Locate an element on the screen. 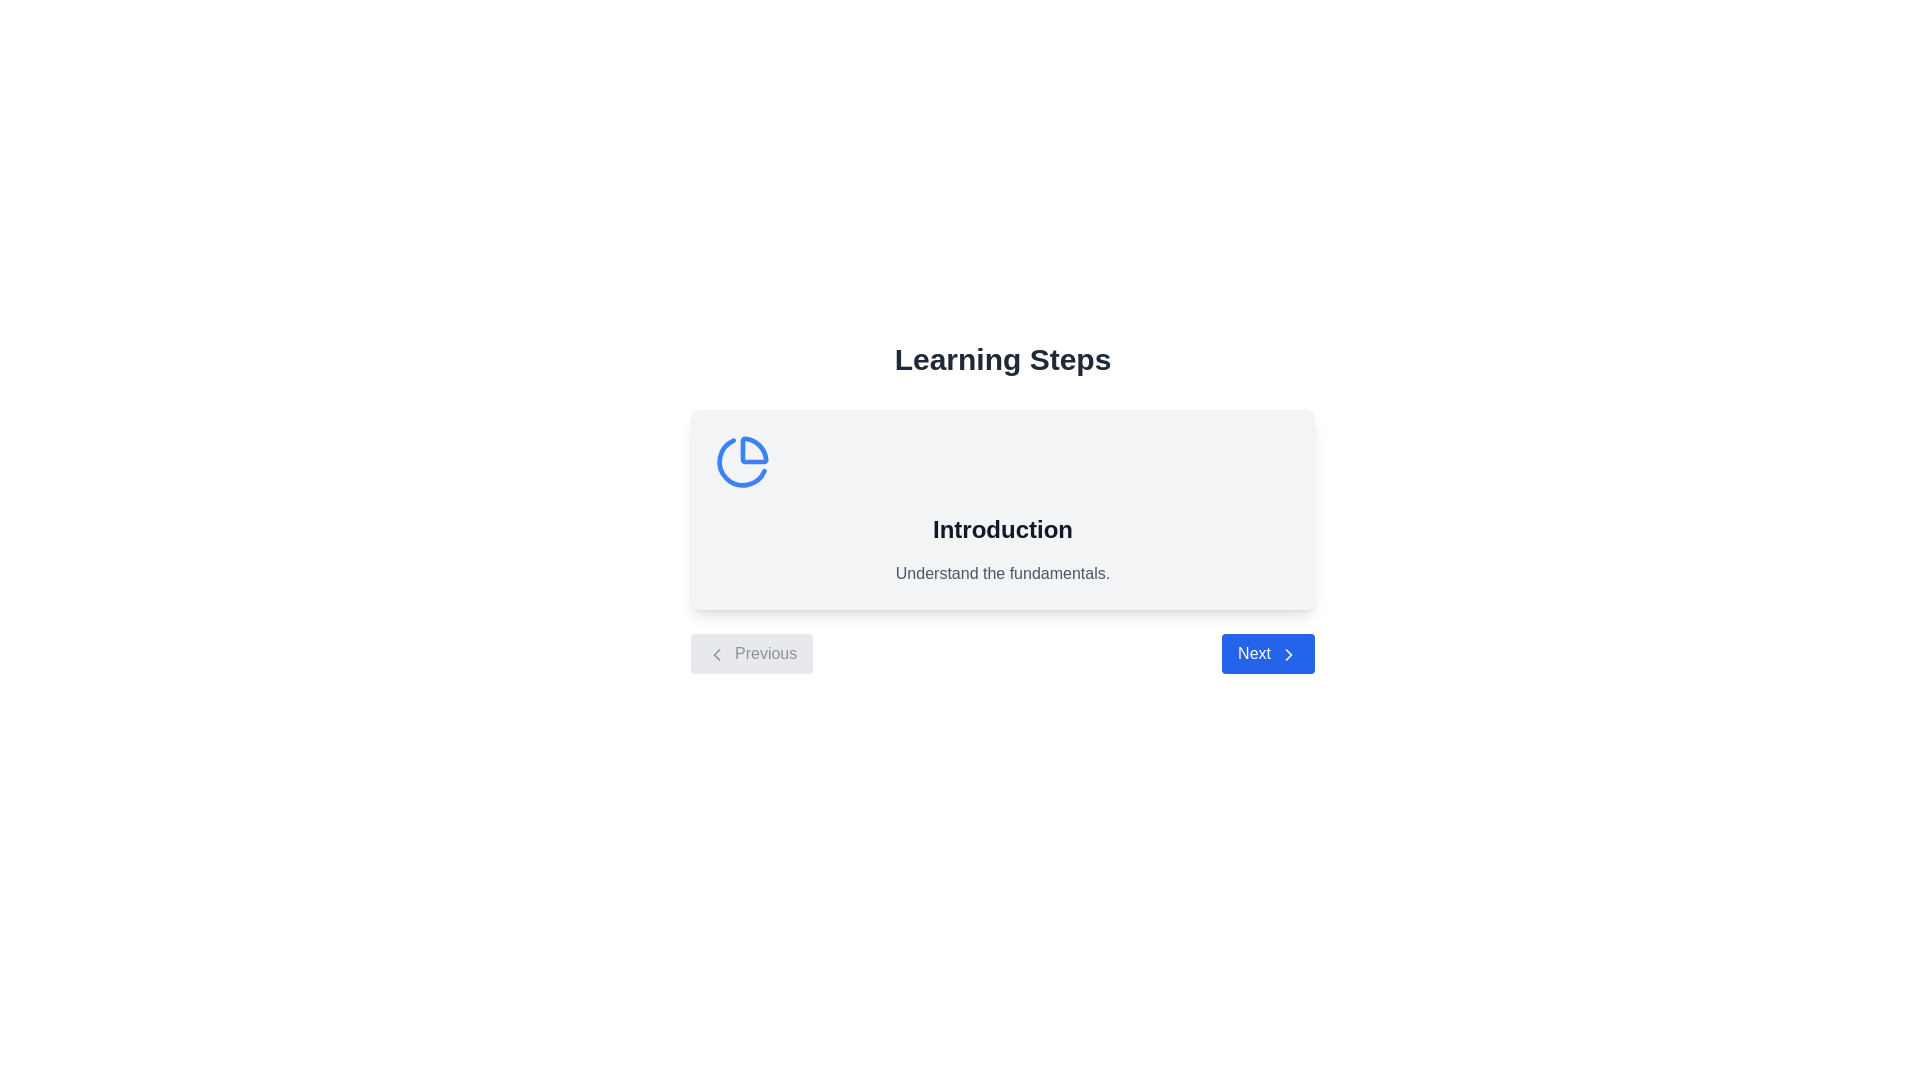 The image size is (1920, 1080). the right-pointing arrow icon inside the blue 'Next' button, which indicates navigation to the next step in the process is located at coordinates (1289, 654).